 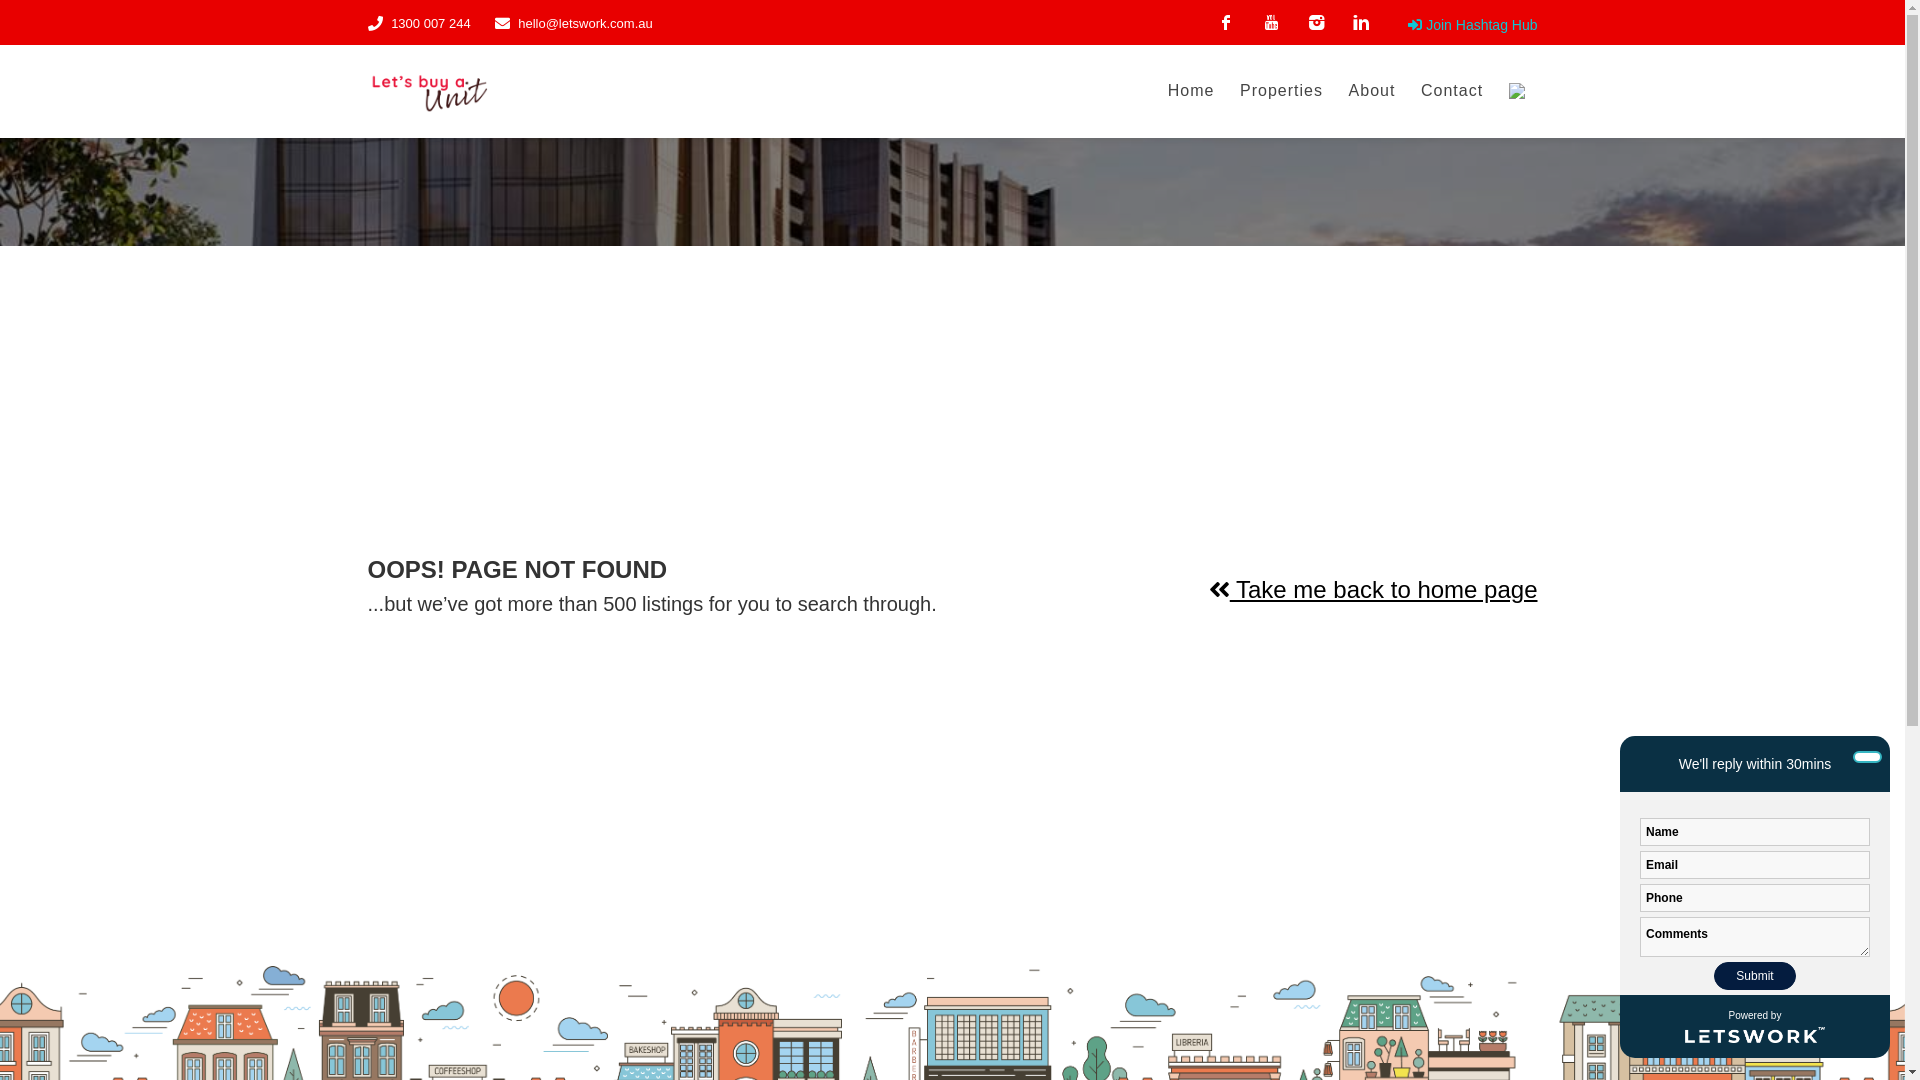 What do you see at coordinates (1451, 91) in the screenshot?
I see `'Contact'` at bounding box center [1451, 91].